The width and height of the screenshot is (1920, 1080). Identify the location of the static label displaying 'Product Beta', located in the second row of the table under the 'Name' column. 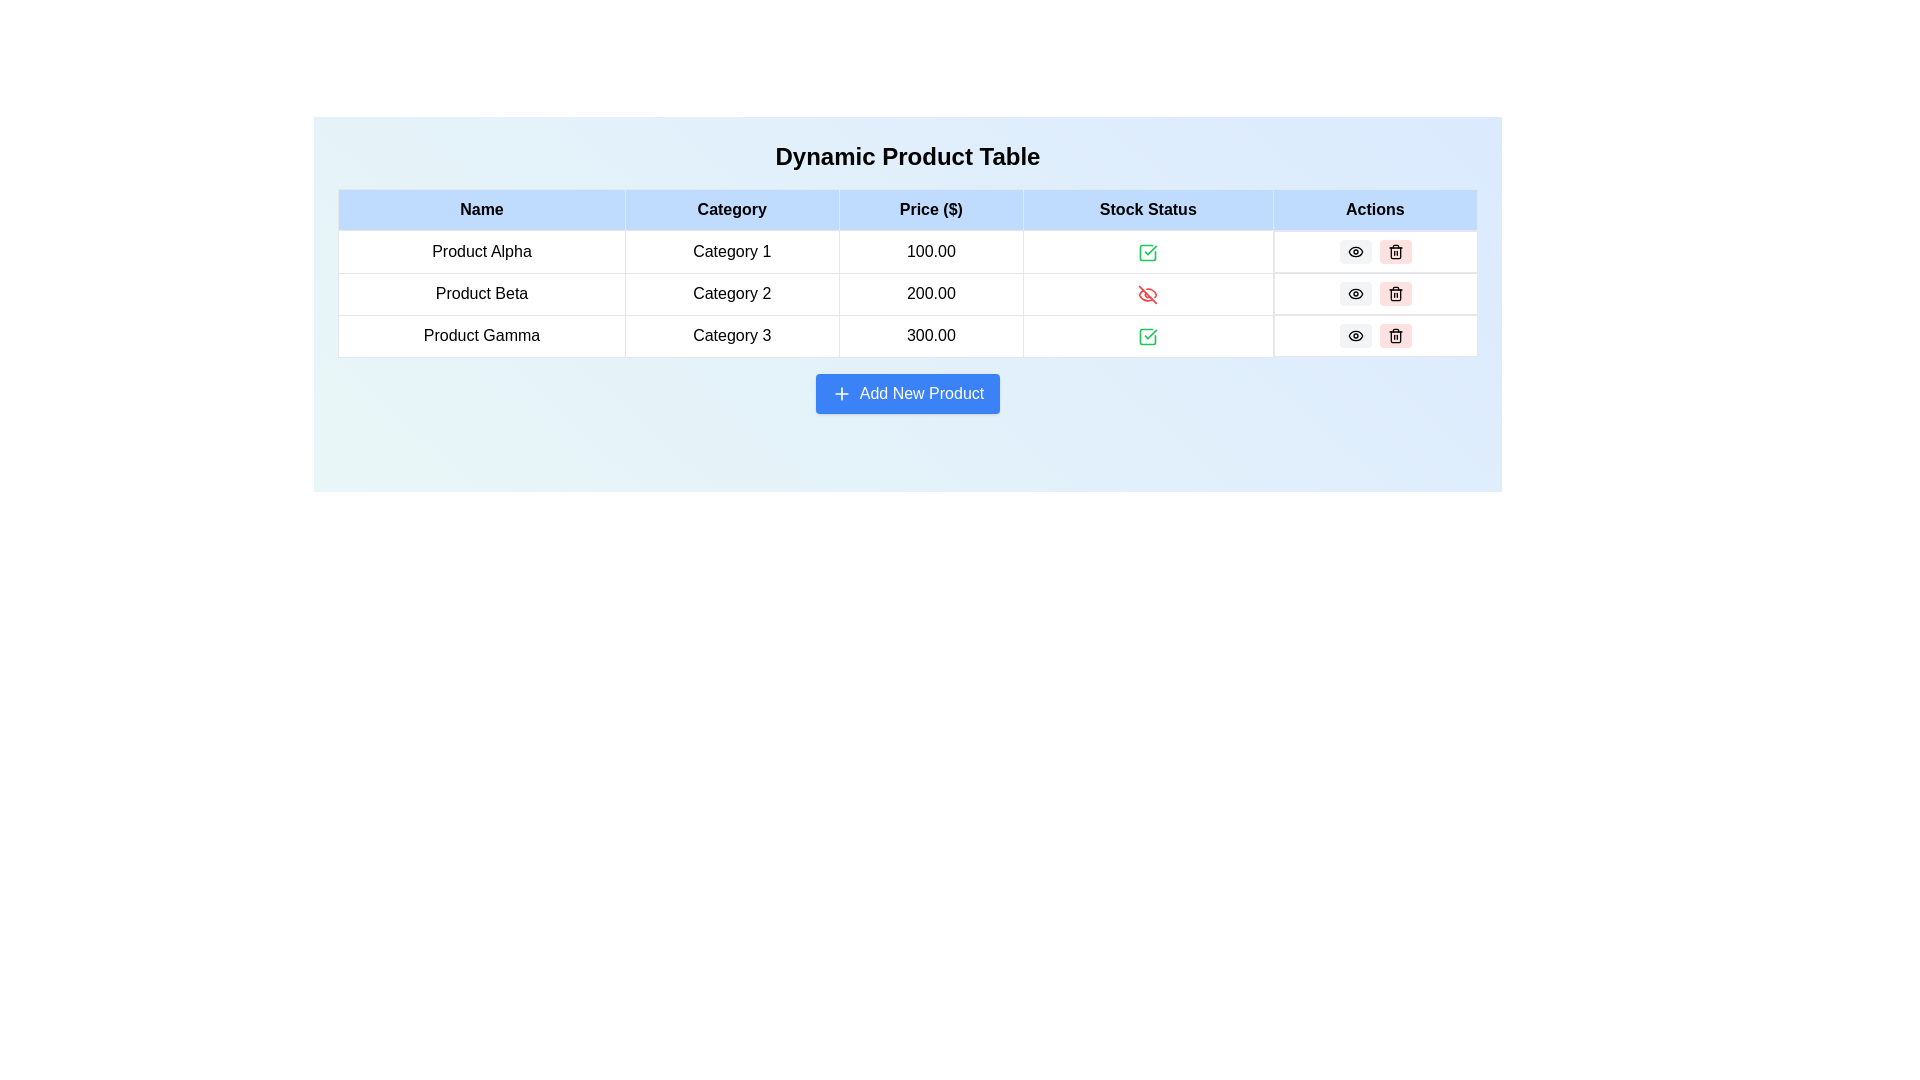
(481, 293).